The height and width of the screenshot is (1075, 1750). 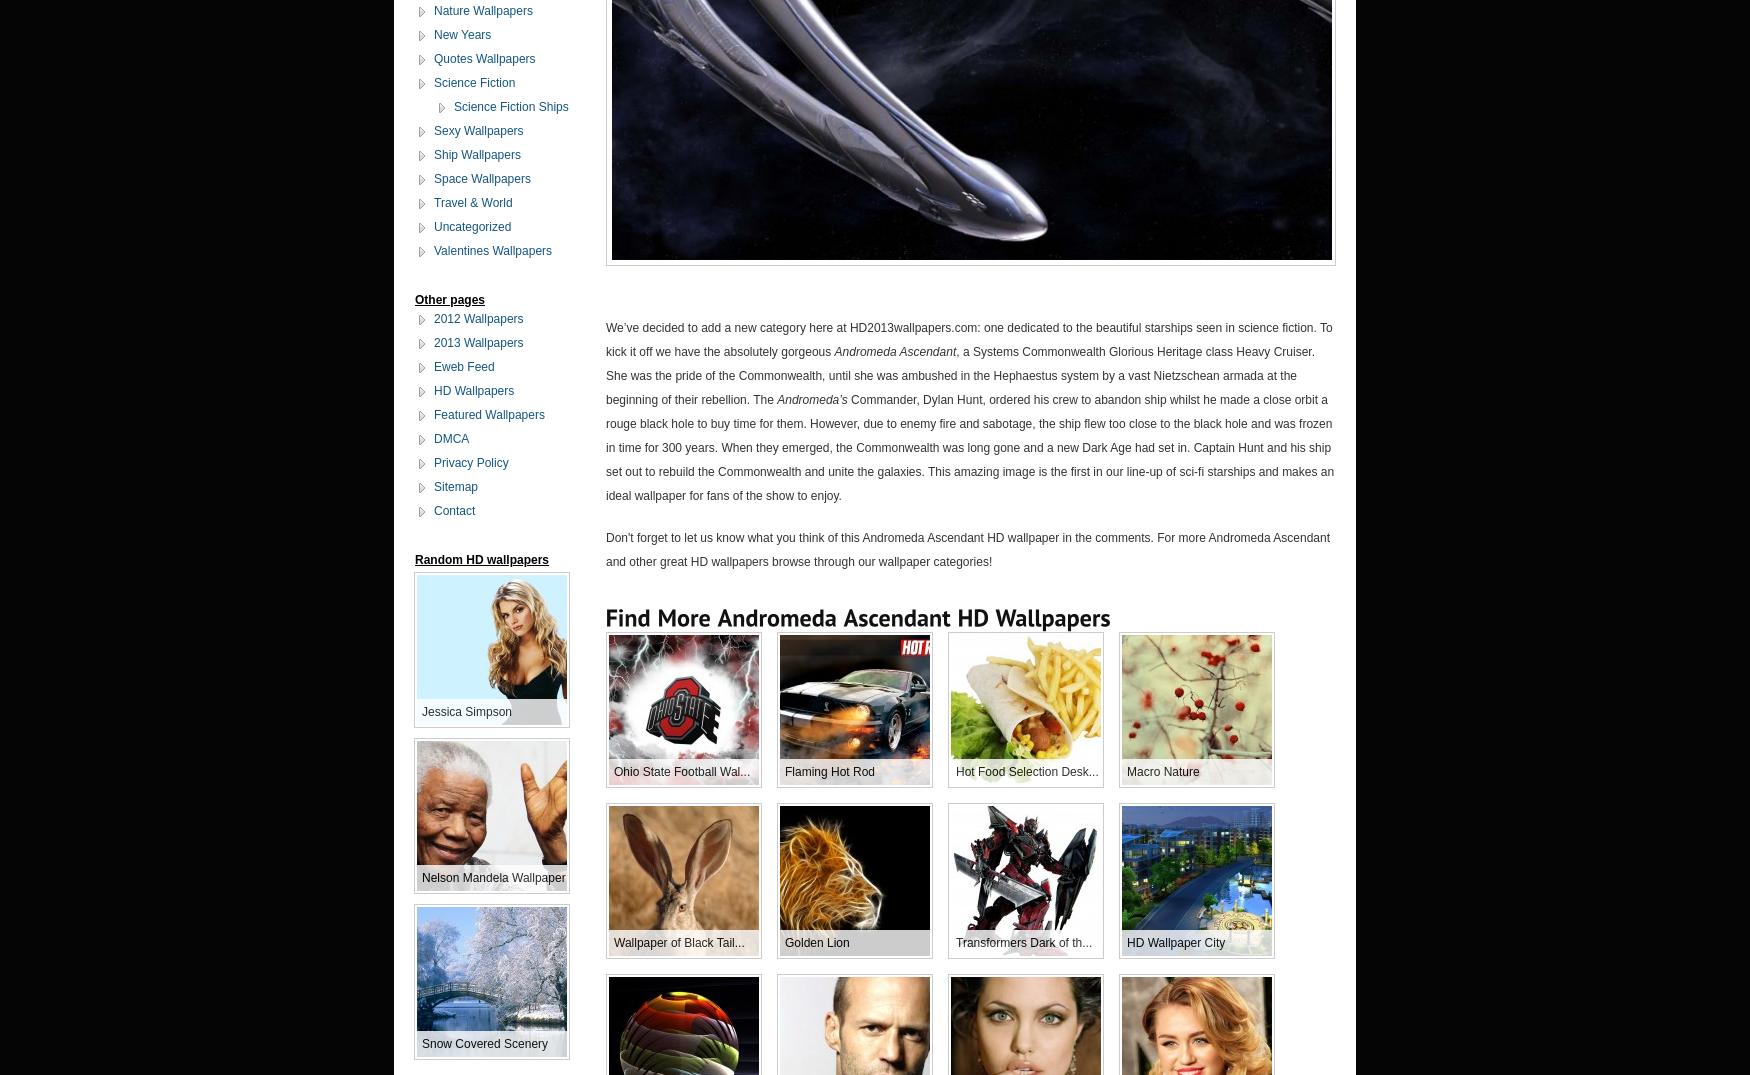 I want to click on 'Space Wallpapers', so click(x=481, y=178).